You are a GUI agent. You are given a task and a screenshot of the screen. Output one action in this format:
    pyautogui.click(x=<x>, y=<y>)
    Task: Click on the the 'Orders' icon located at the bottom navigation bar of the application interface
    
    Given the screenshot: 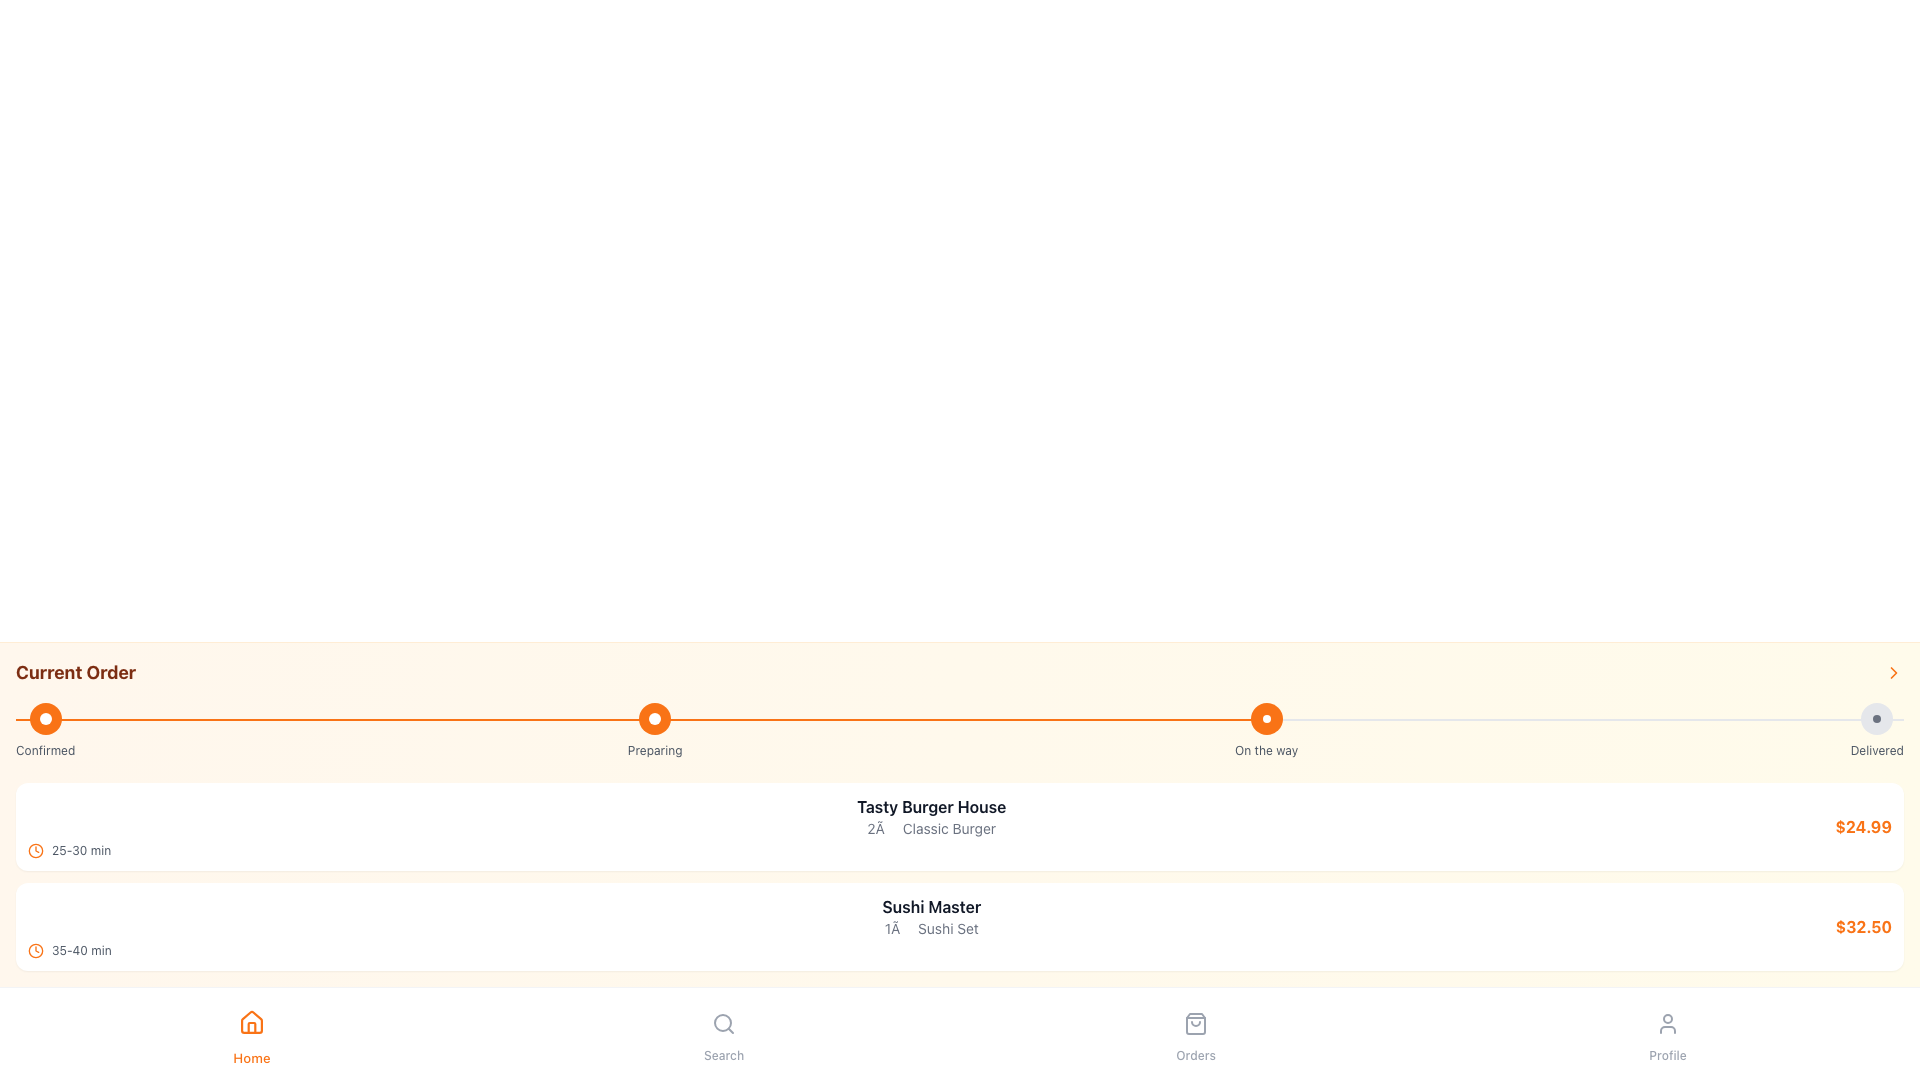 What is the action you would take?
    pyautogui.click(x=1196, y=1023)
    